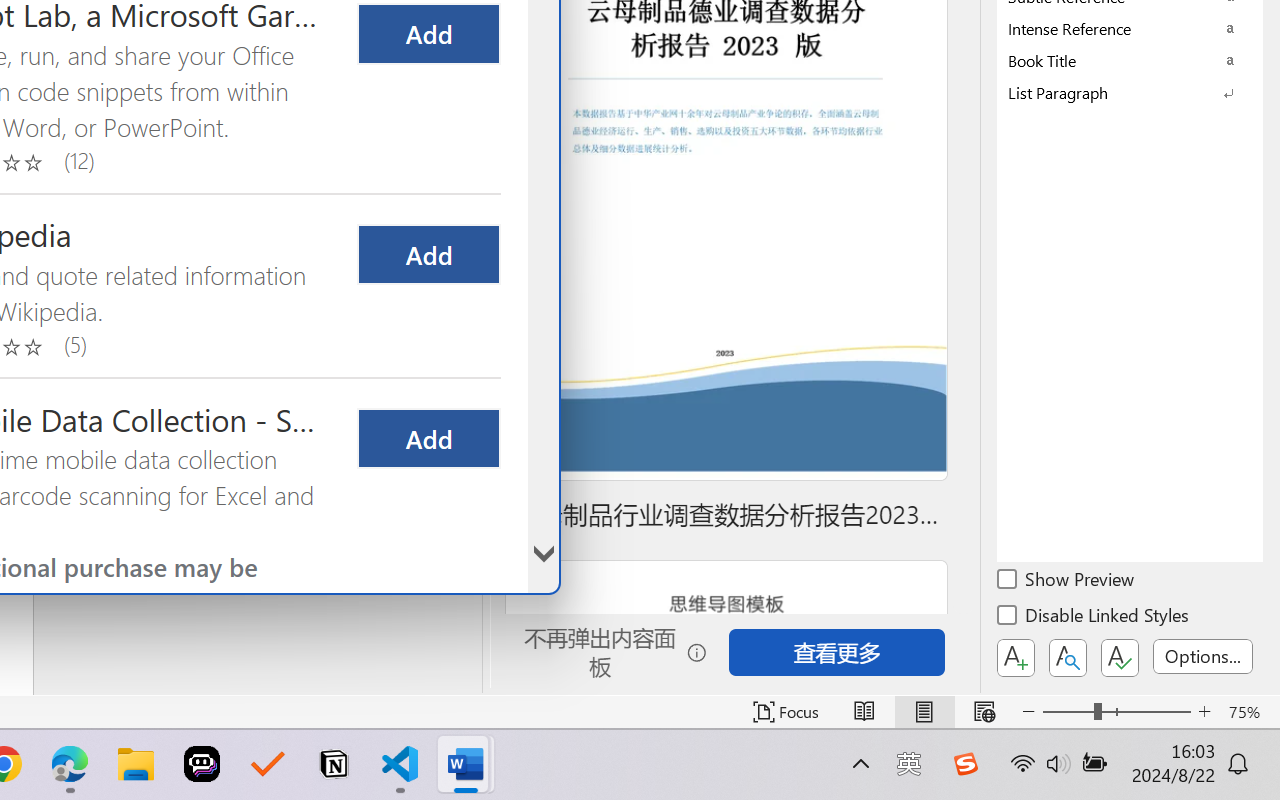  Describe the element at coordinates (1130, 59) in the screenshot. I see `'Book Title'` at that location.